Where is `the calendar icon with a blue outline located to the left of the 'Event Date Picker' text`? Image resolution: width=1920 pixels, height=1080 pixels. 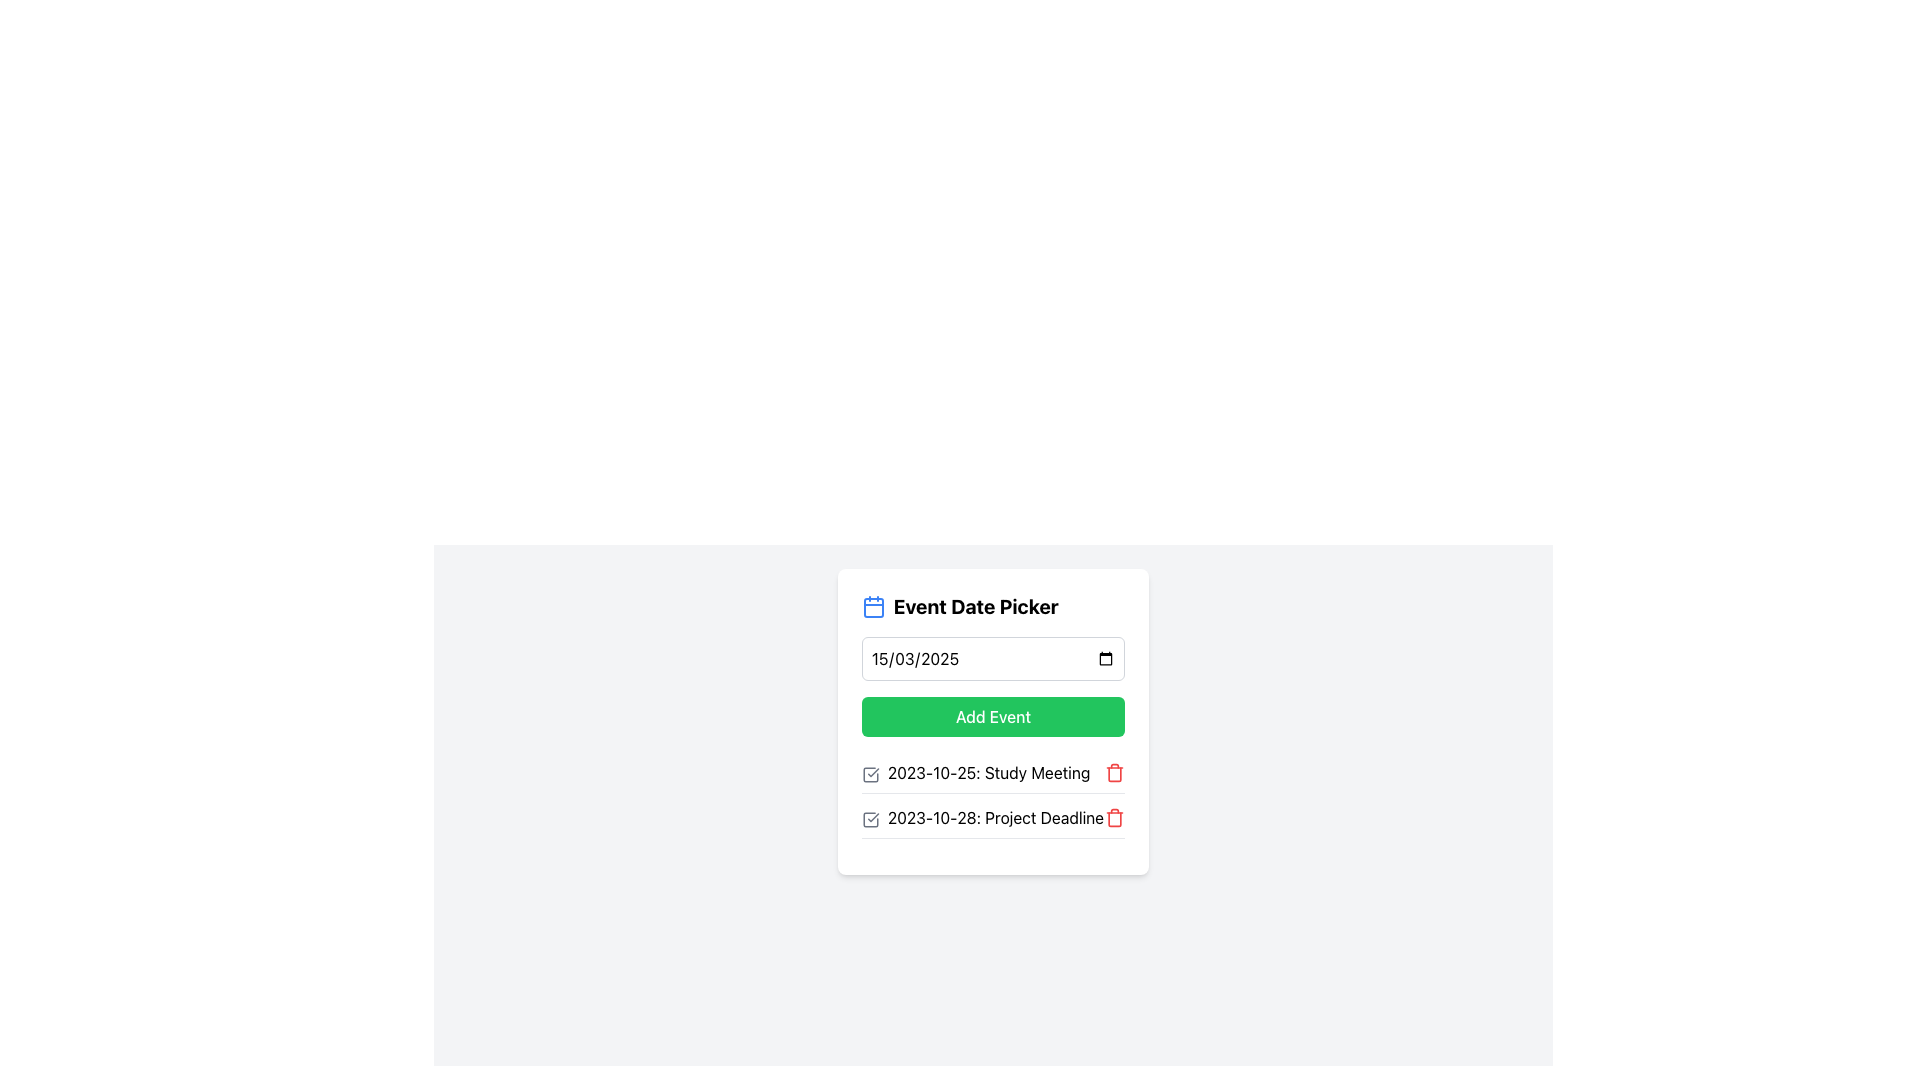 the calendar icon with a blue outline located to the left of the 'Event Date Picker' text is located at coordinates (873, 605).